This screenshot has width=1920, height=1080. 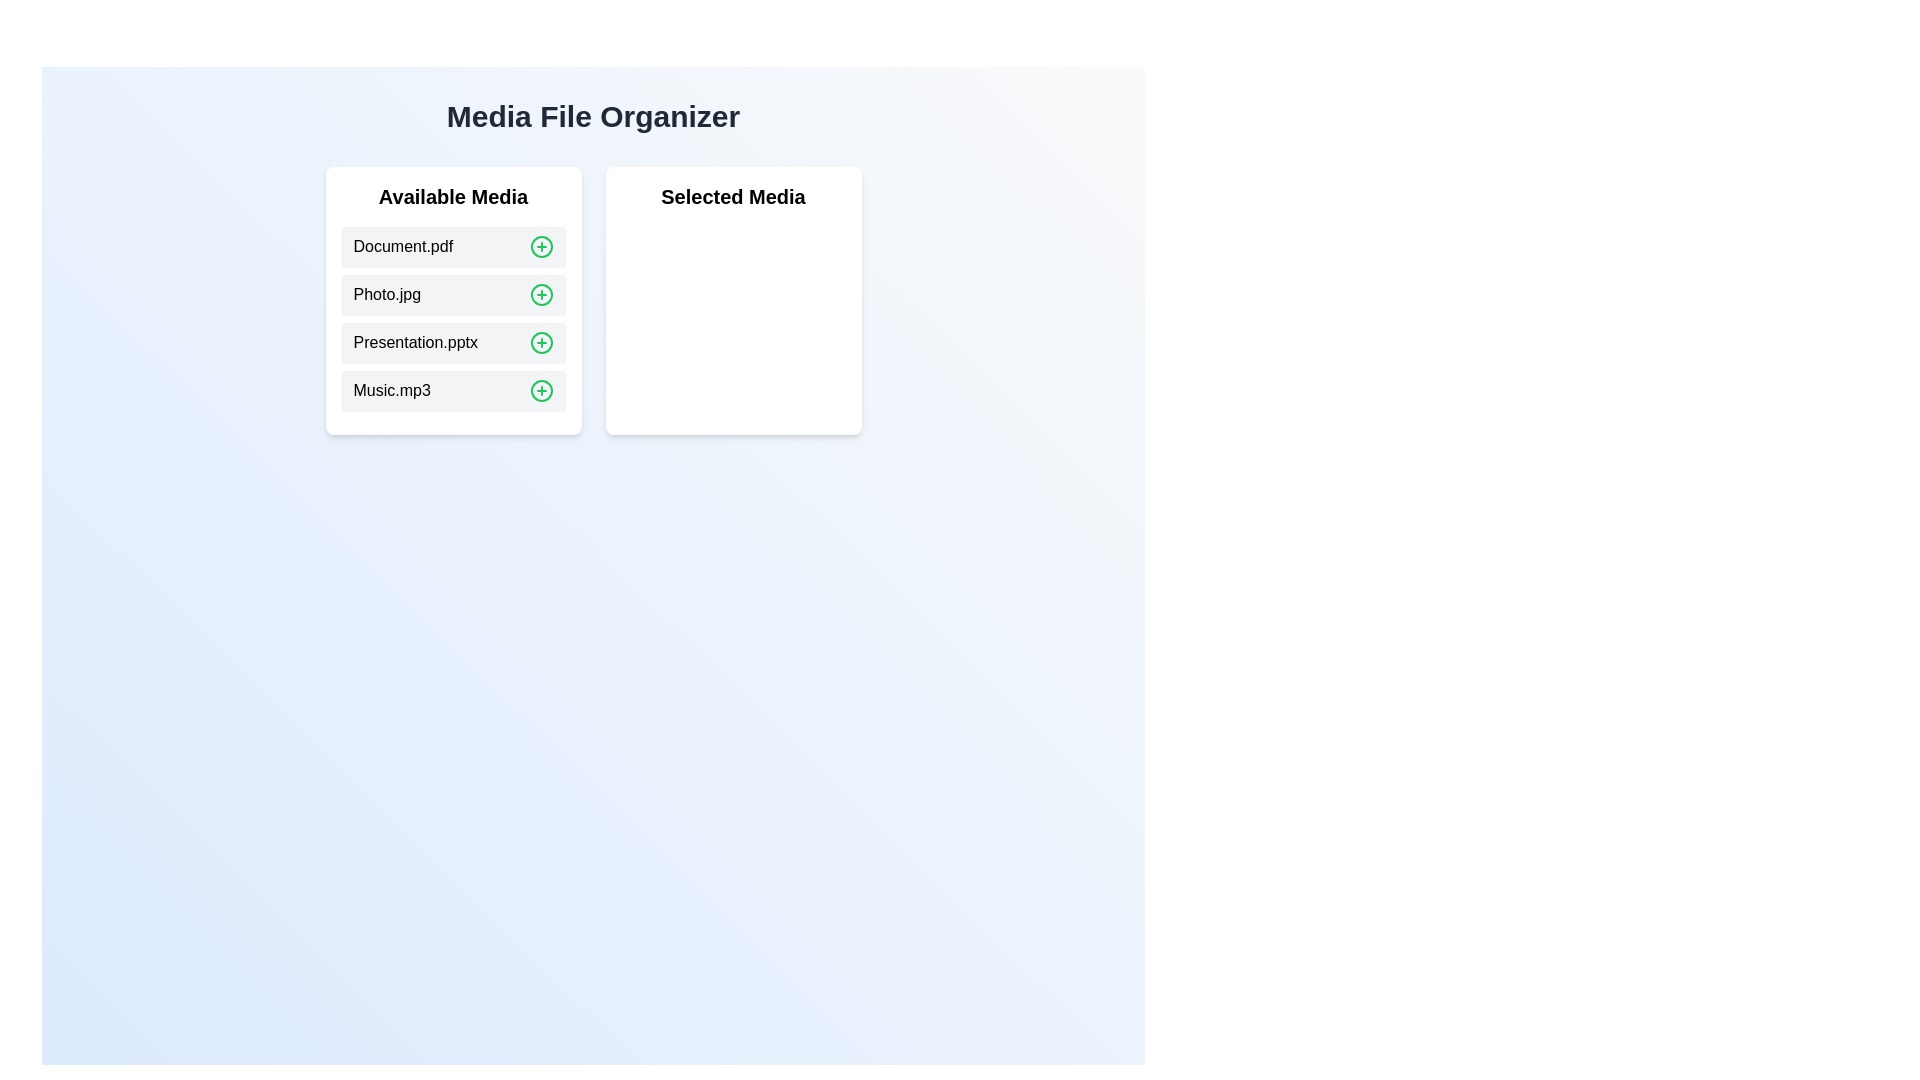 What do you see at coordinates (732, 196) in the screenshot?
I see `the 'Selected Media' section to examine its contents` at bounding box center [732, 196].